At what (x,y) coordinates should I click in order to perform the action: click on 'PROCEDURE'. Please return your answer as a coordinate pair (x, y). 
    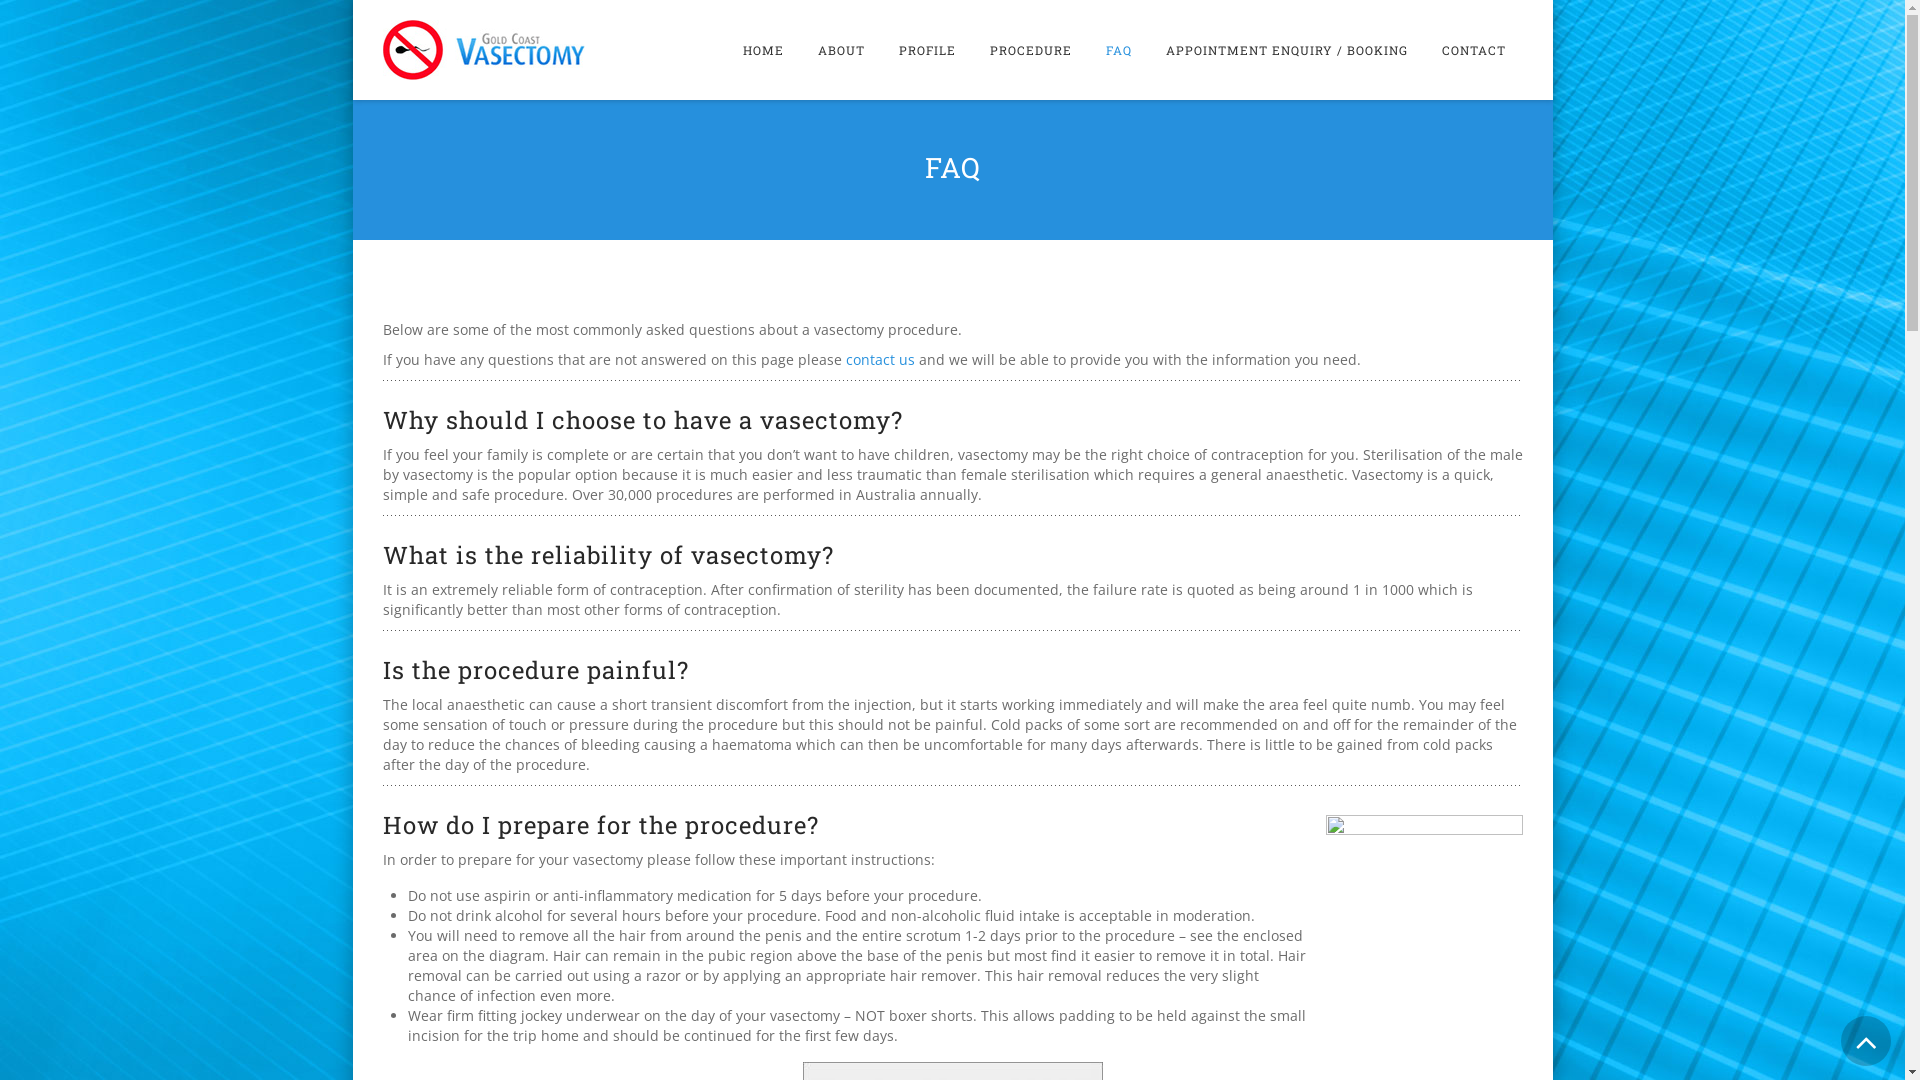
    Looking at the image, I should click on (1030, 49).